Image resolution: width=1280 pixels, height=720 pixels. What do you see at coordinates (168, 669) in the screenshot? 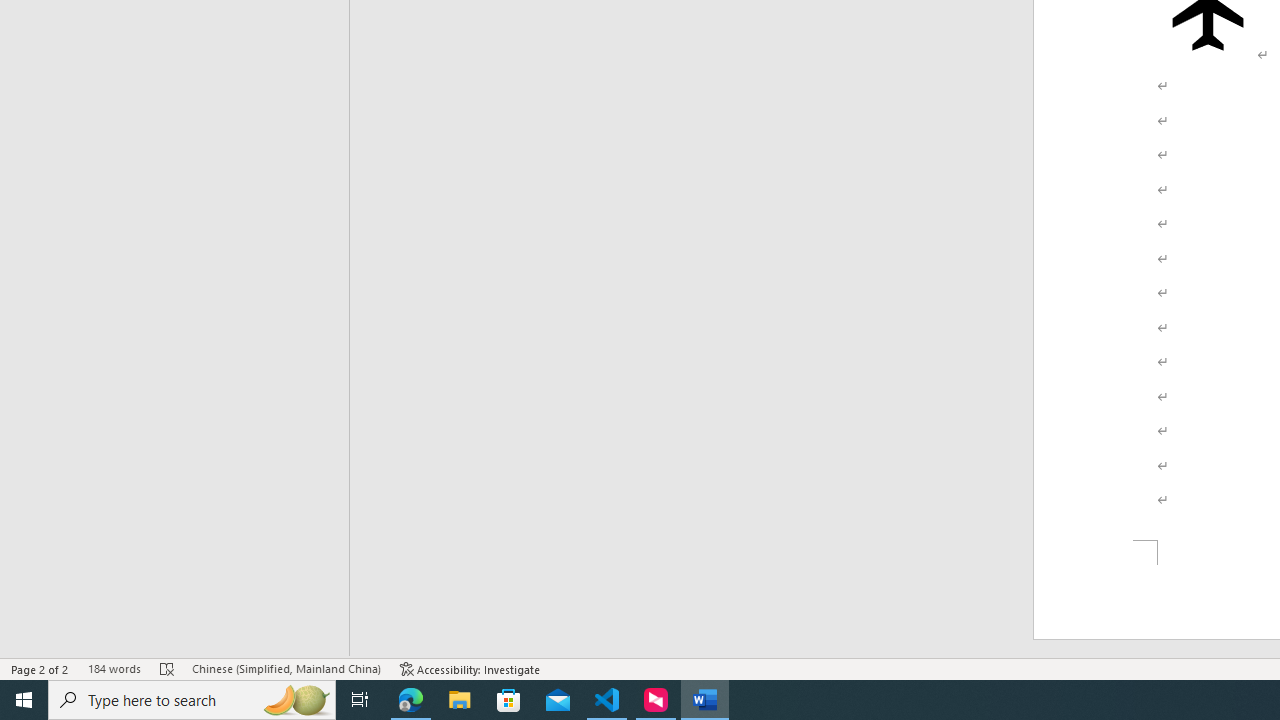
I see `'Spelling and Grammar Check Errors'` at bounding box center [168, 669].